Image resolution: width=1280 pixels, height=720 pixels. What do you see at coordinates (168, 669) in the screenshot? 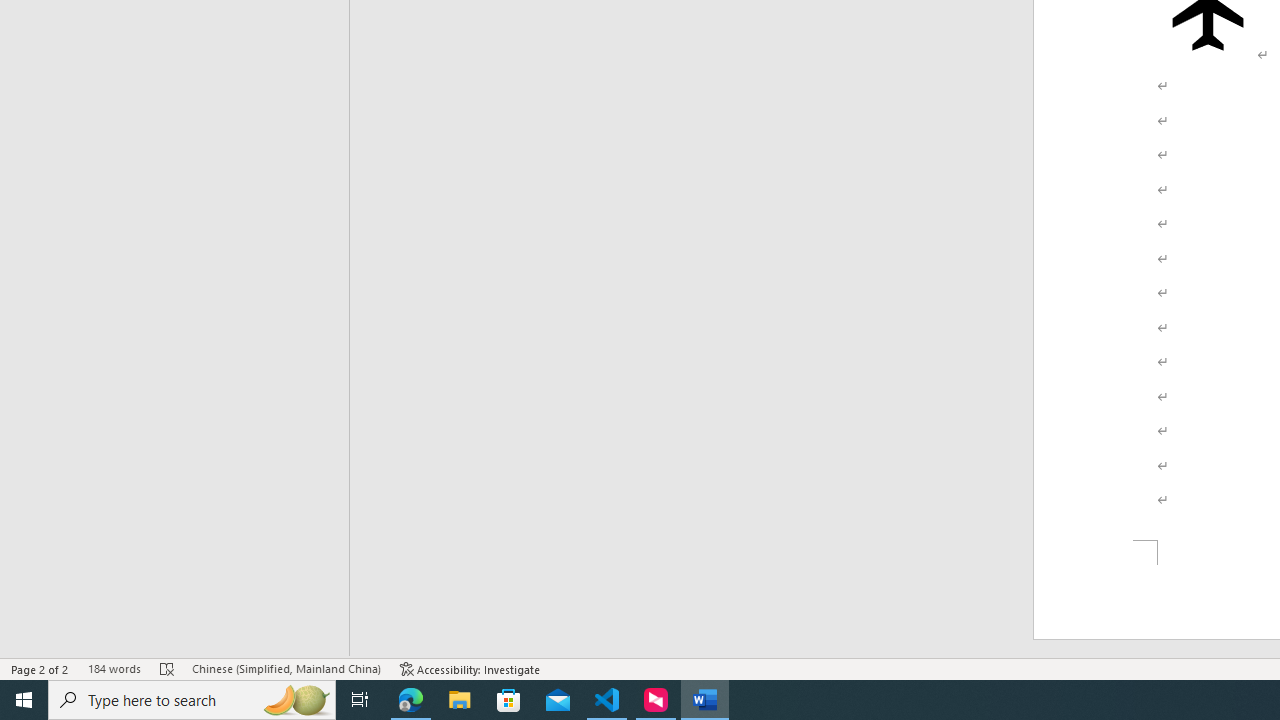
I see `'Spelling and Grammar Check Errors'` at bounding box center [168, 669].